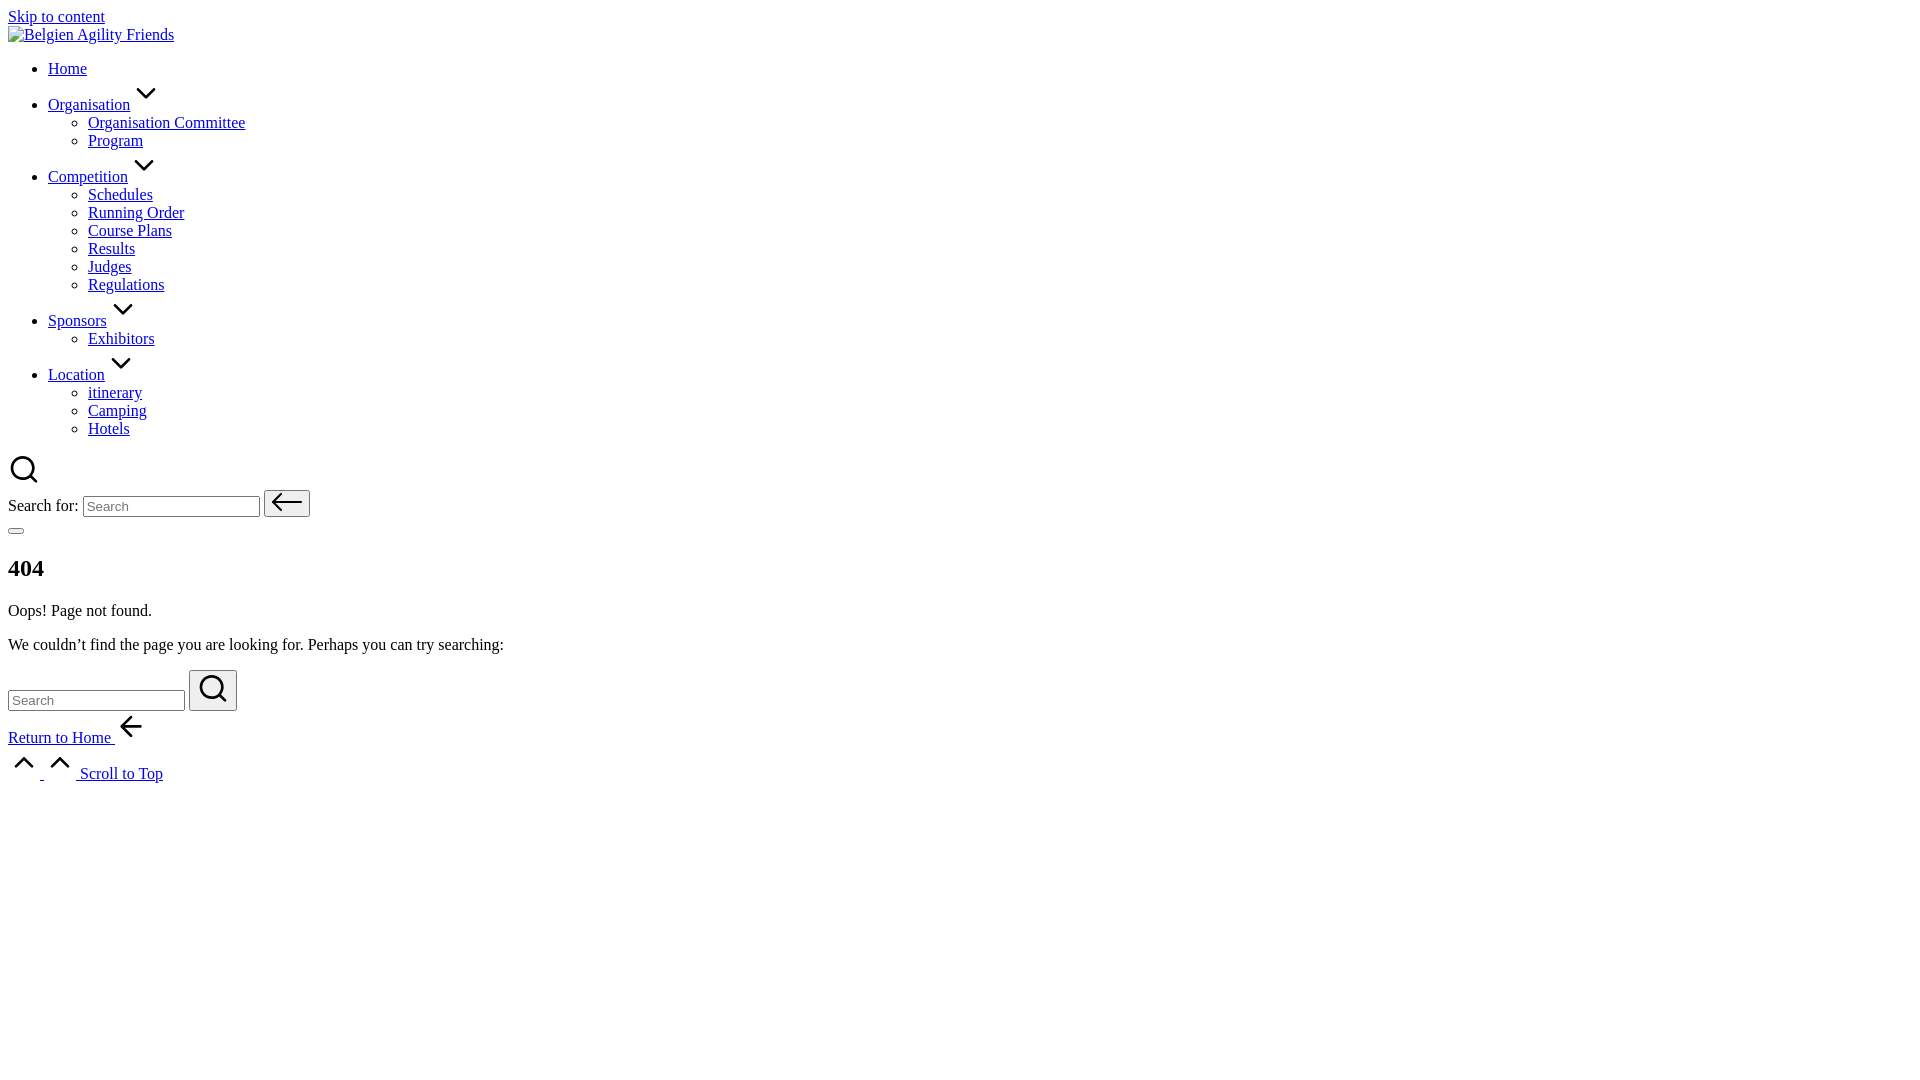 The image size is (1920, 1080). Describe the element at coordinates (92, 319) in the screenshot. I see `'Sponsors'` at that location.